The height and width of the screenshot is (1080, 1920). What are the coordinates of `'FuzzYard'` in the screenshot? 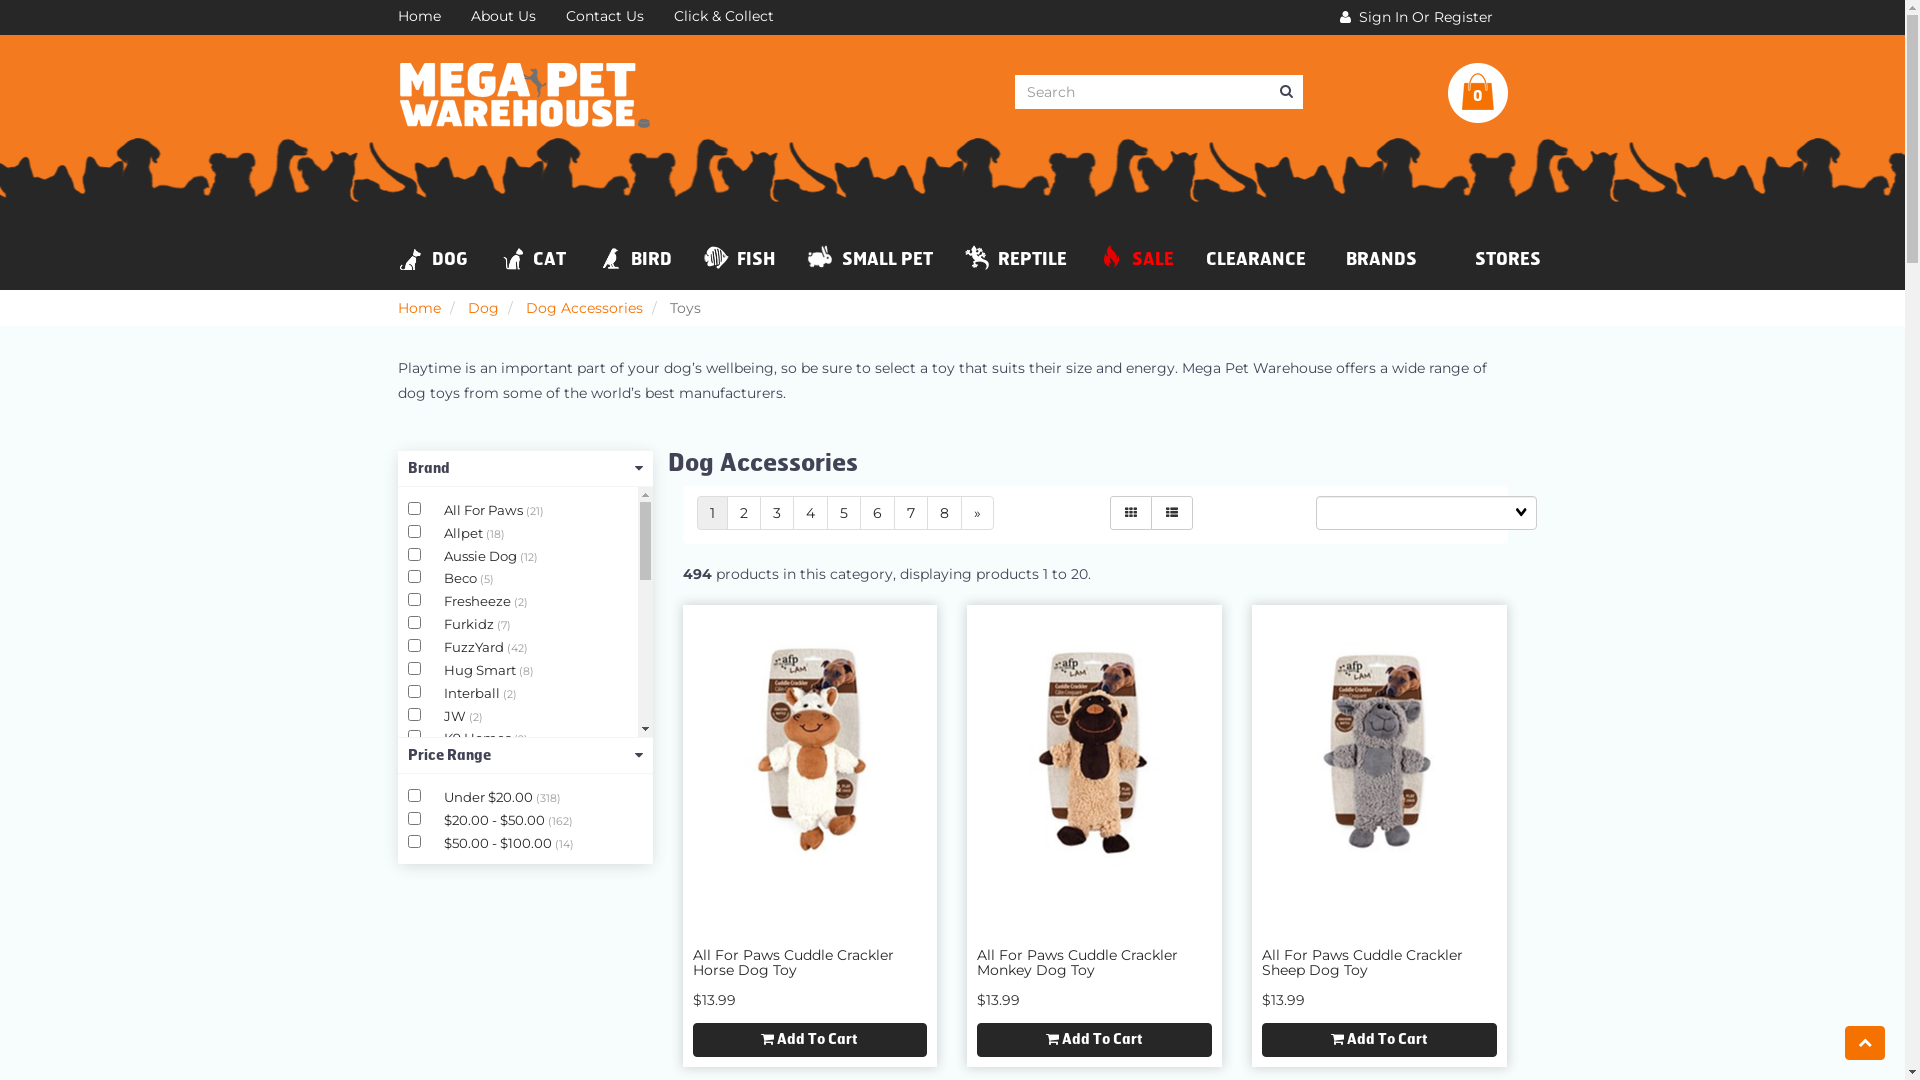 It's located at (474, 647).